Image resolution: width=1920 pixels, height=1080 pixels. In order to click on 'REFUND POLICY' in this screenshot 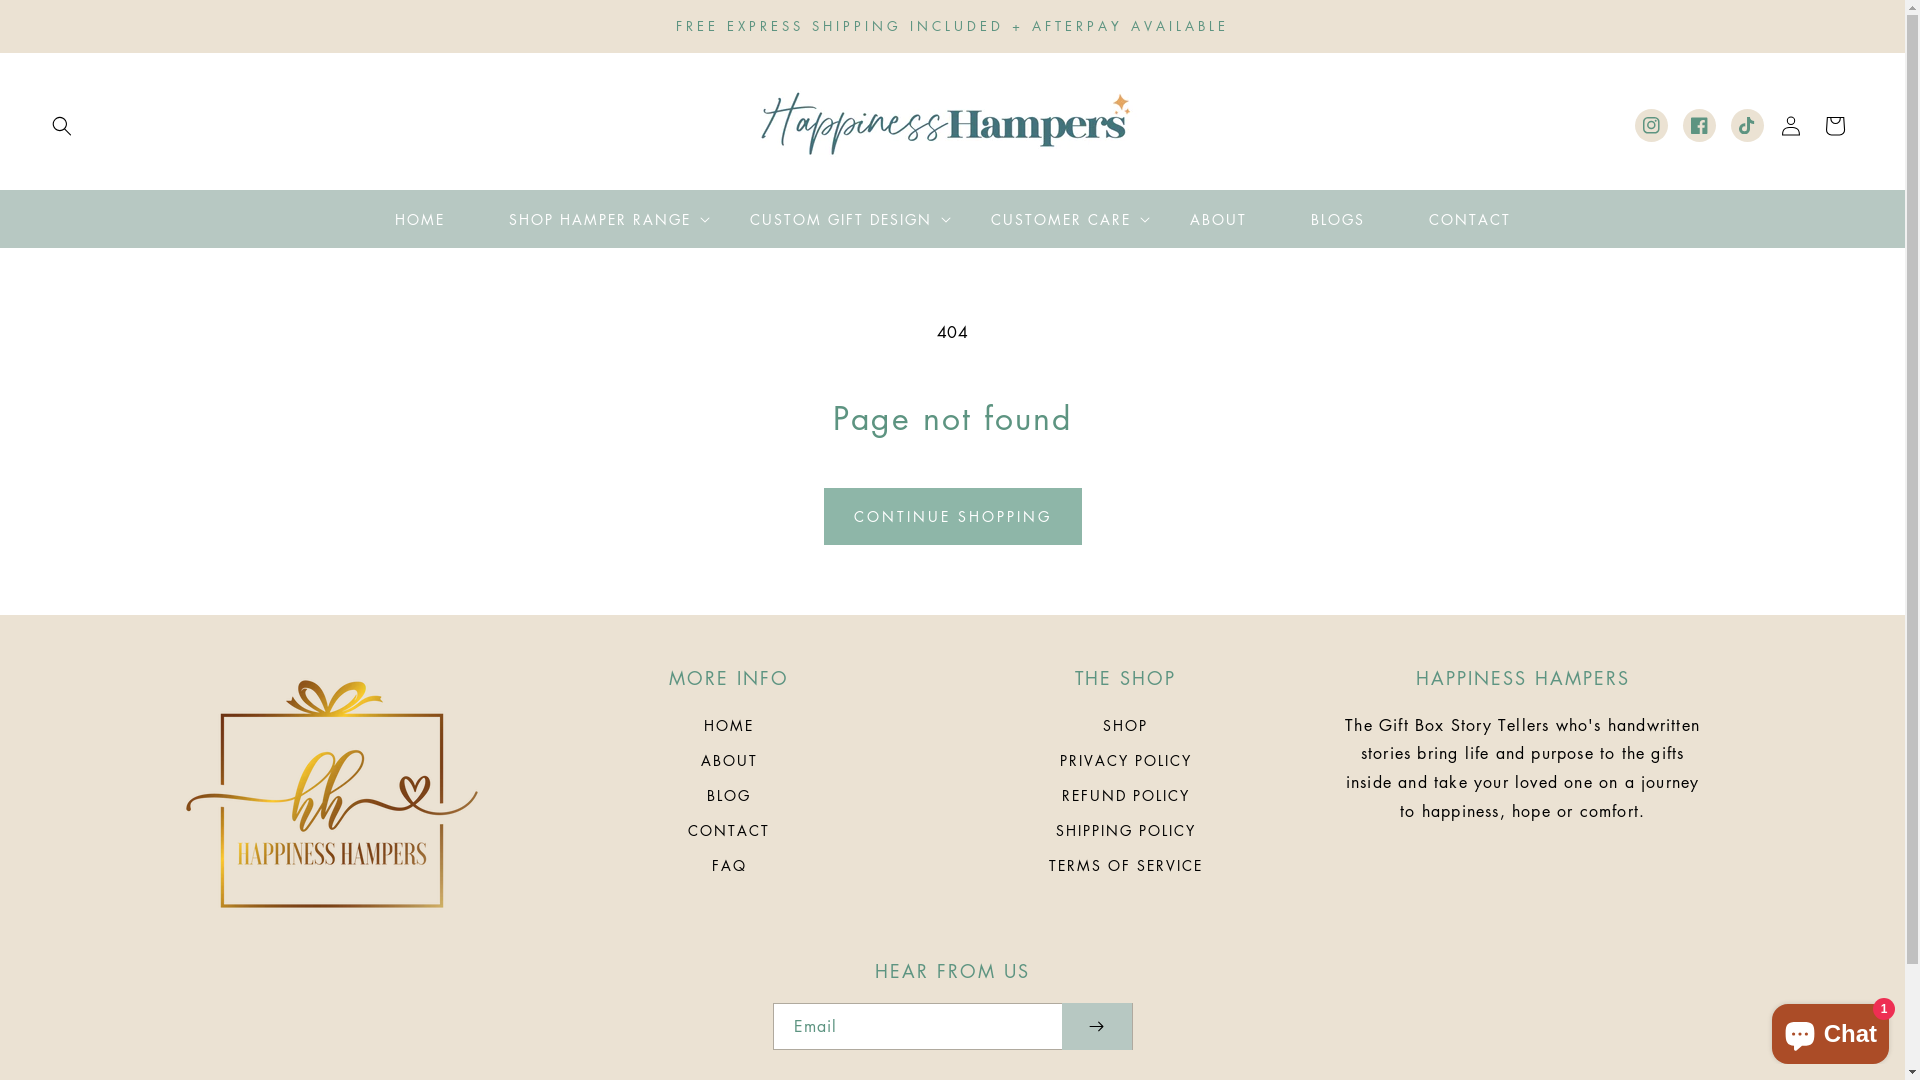, I will do `click(1126, 794)`.